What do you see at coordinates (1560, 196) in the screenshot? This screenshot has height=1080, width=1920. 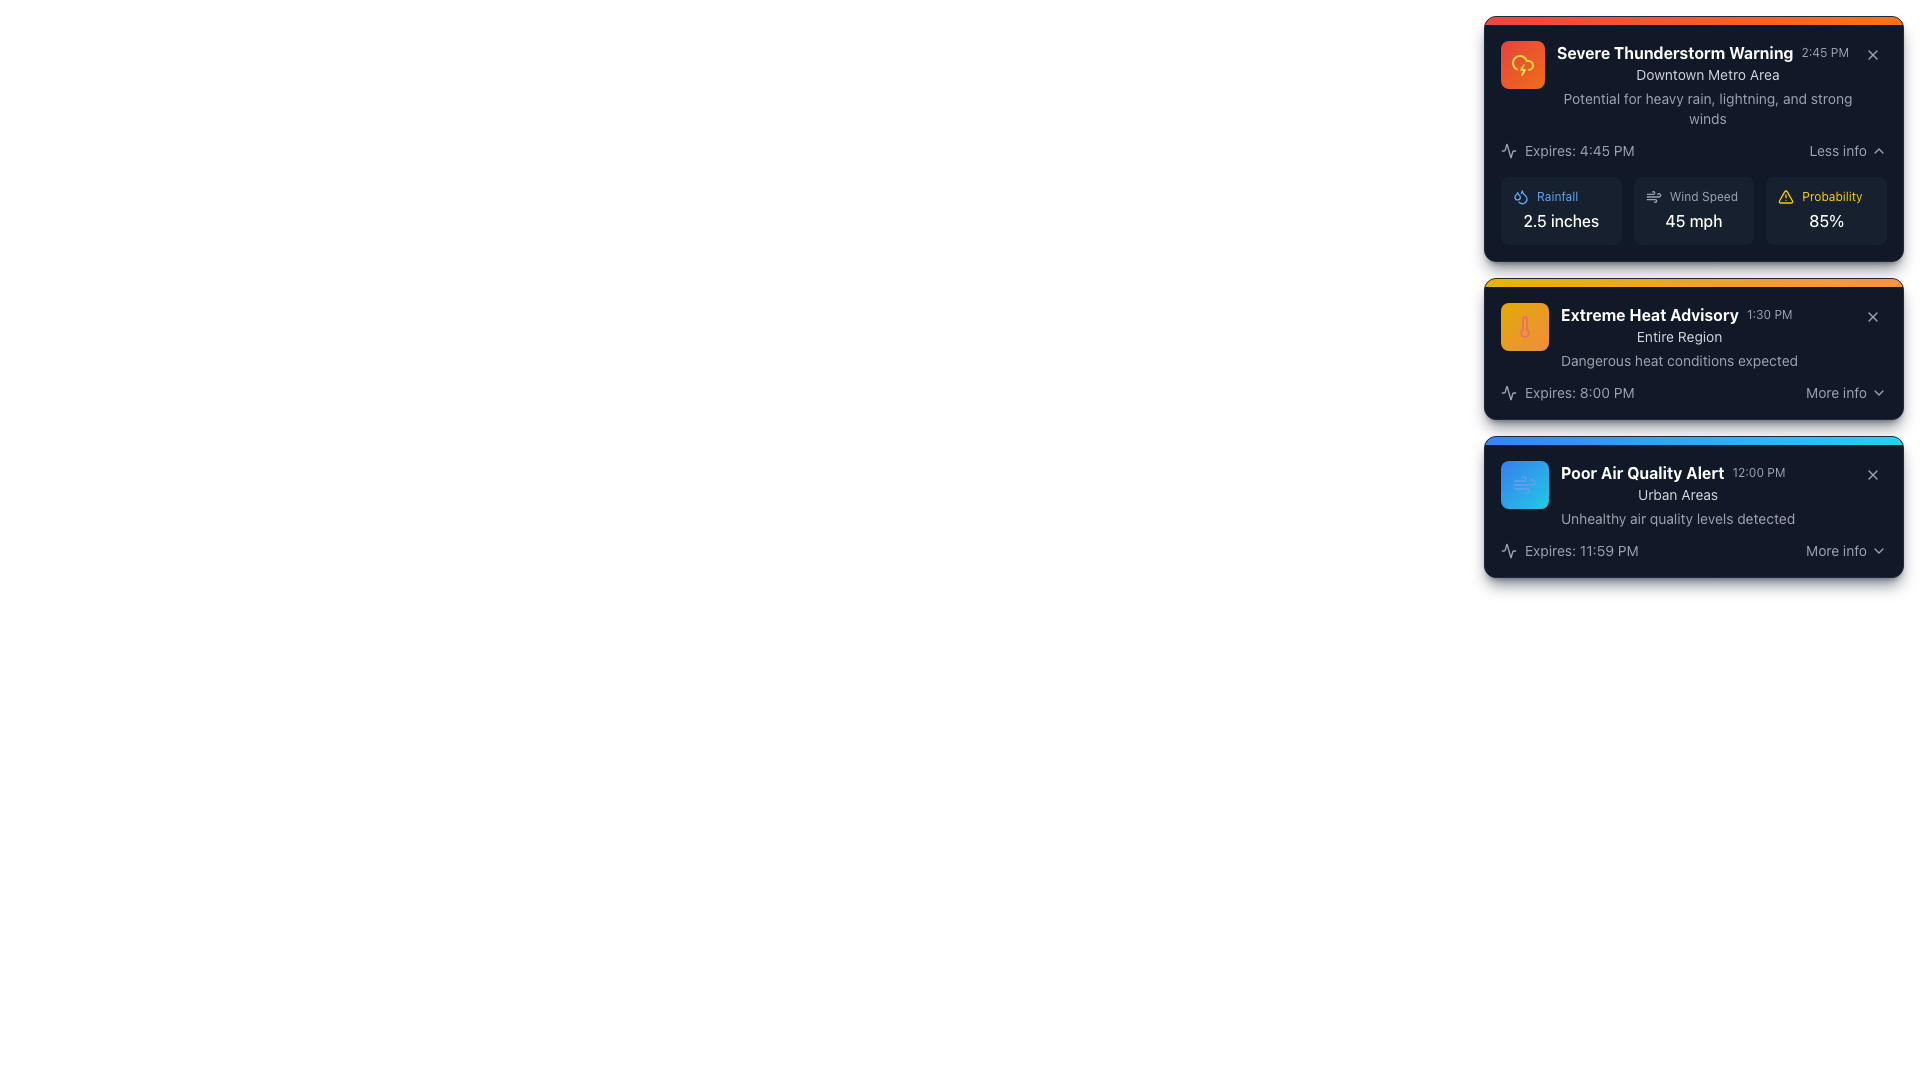 I see `static text label 'Rainfall' which indicates precipitation information, positioned in the upper section of the 'Severe Thunderstorm Warning' card, next to 'Wind Speed' and 'Probability.'` at bounding box center [1560, 196].